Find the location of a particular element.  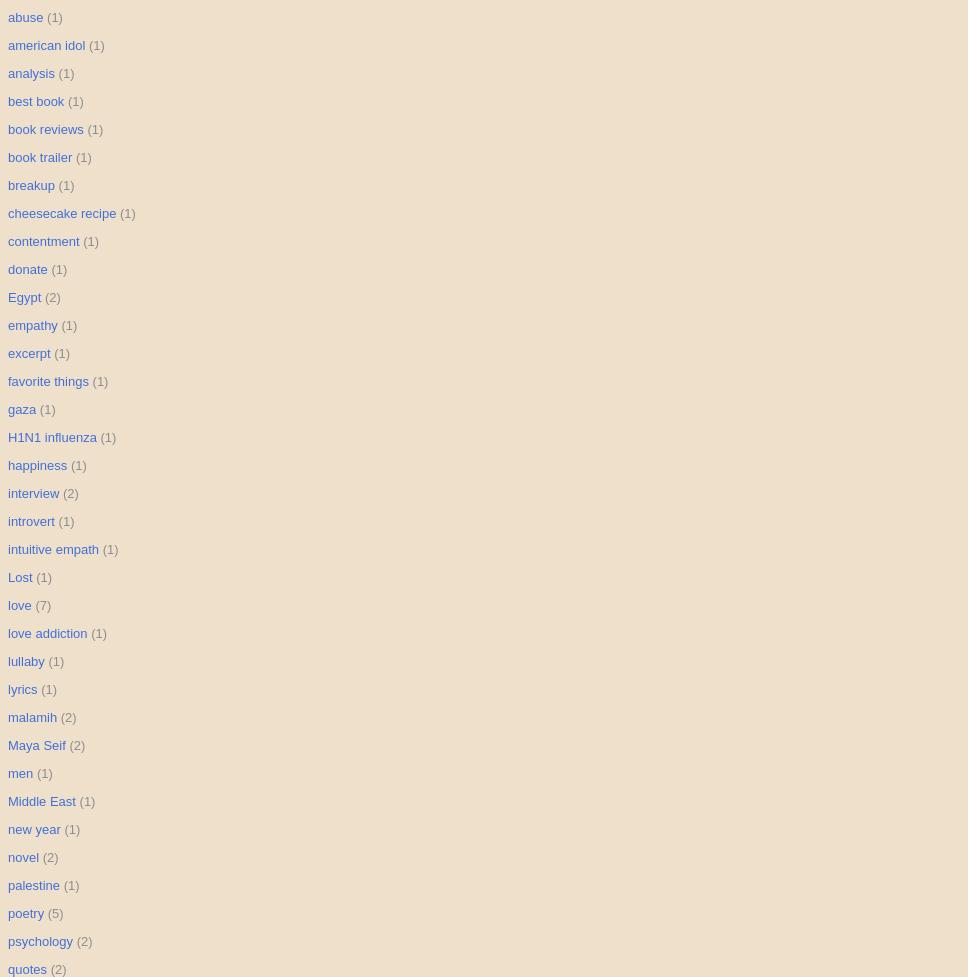

'gaza' is located at coordinates (21, 409).